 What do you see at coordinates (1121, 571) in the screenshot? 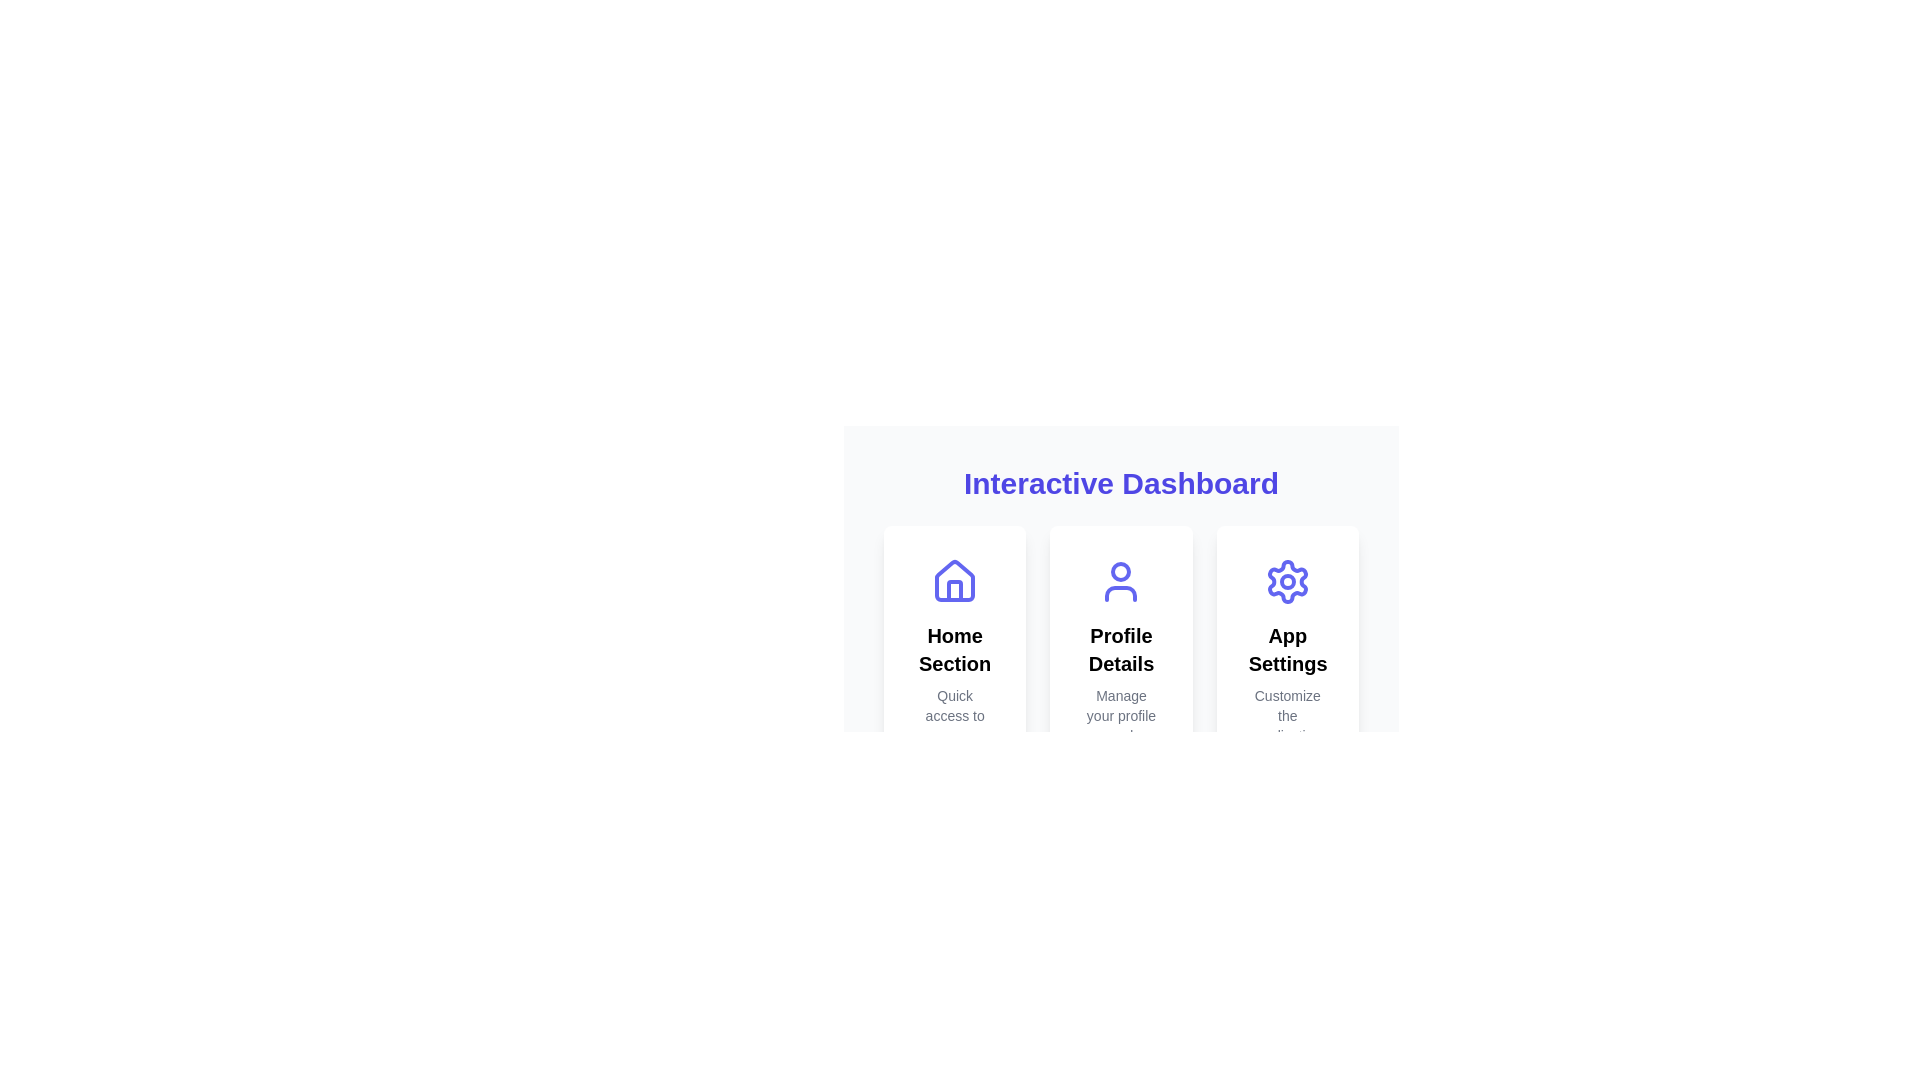
I see `the decorative graphical icon that forms the head of the user profile illustration, located in the middle column below the 'Interactive Dashboard' header` at bounding box center [1121, 571].